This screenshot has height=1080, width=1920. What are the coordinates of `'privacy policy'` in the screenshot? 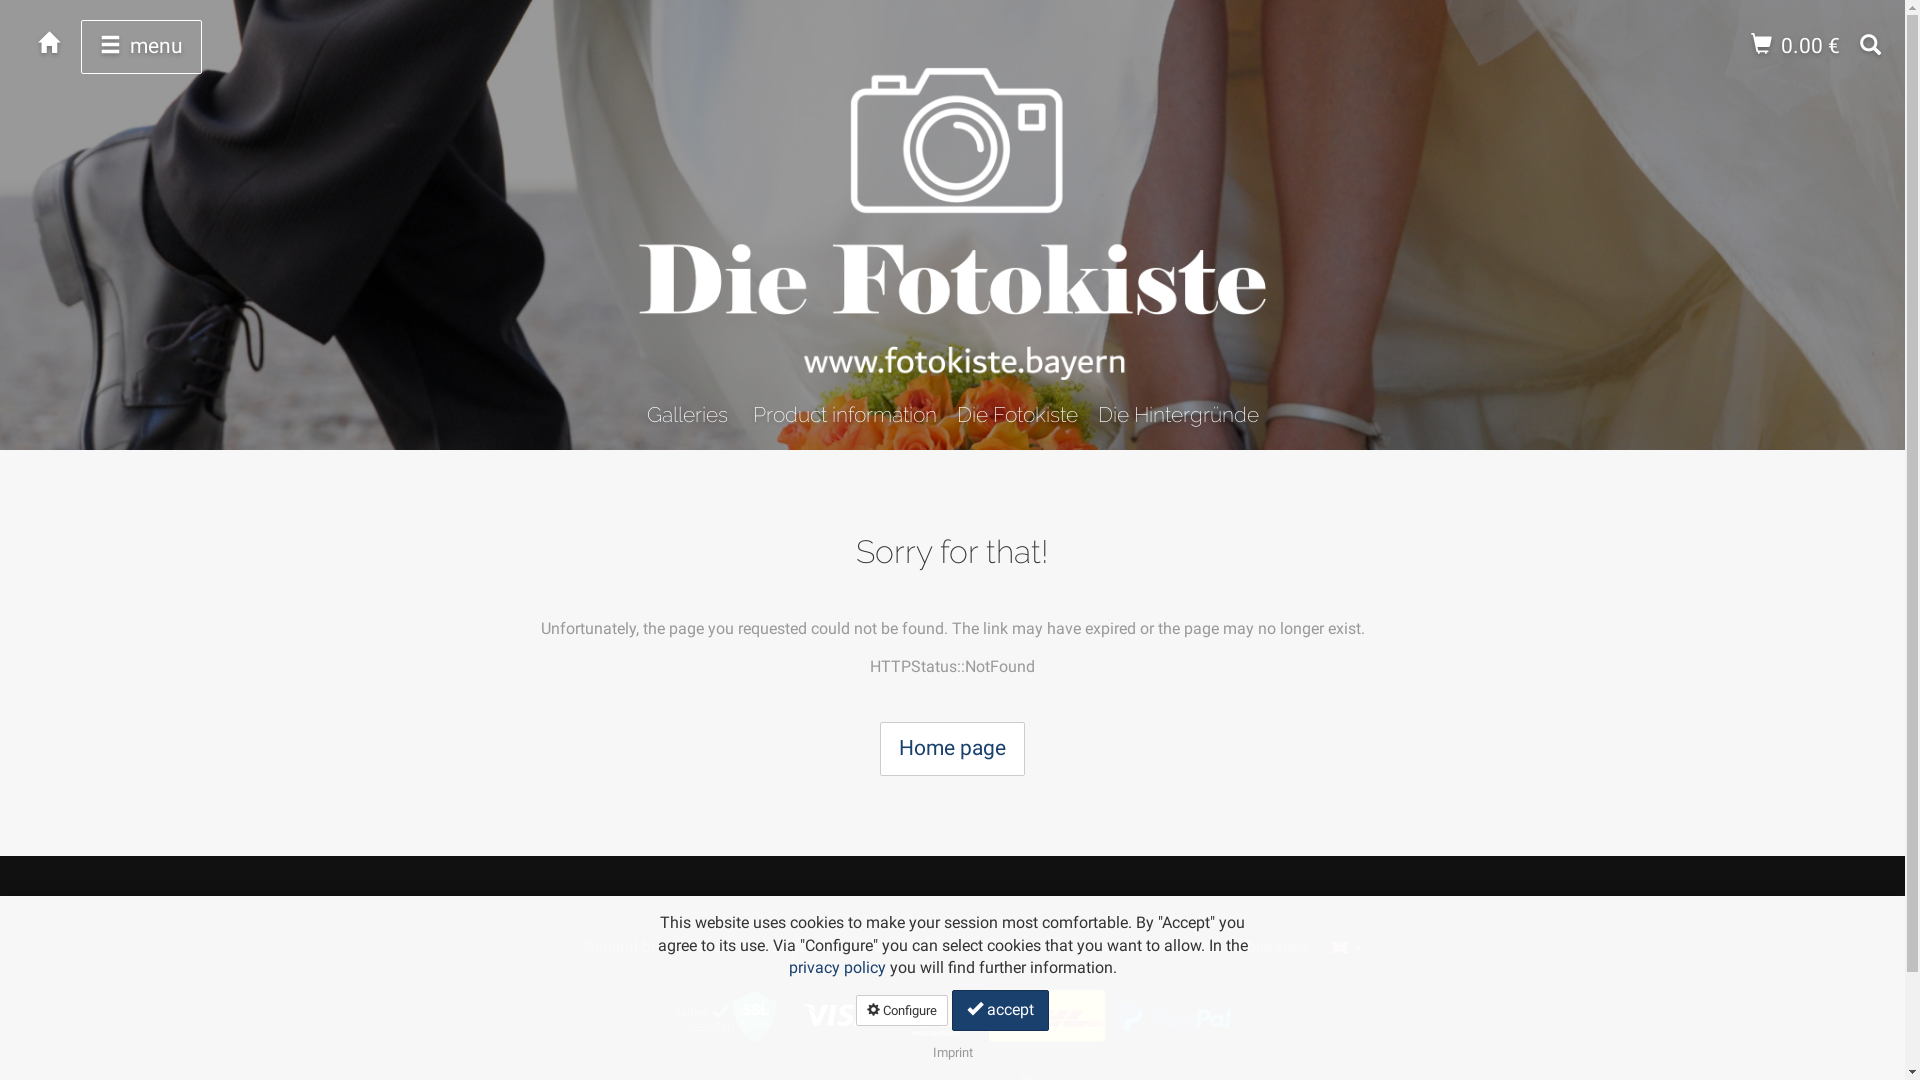 It's located at (836, 966).